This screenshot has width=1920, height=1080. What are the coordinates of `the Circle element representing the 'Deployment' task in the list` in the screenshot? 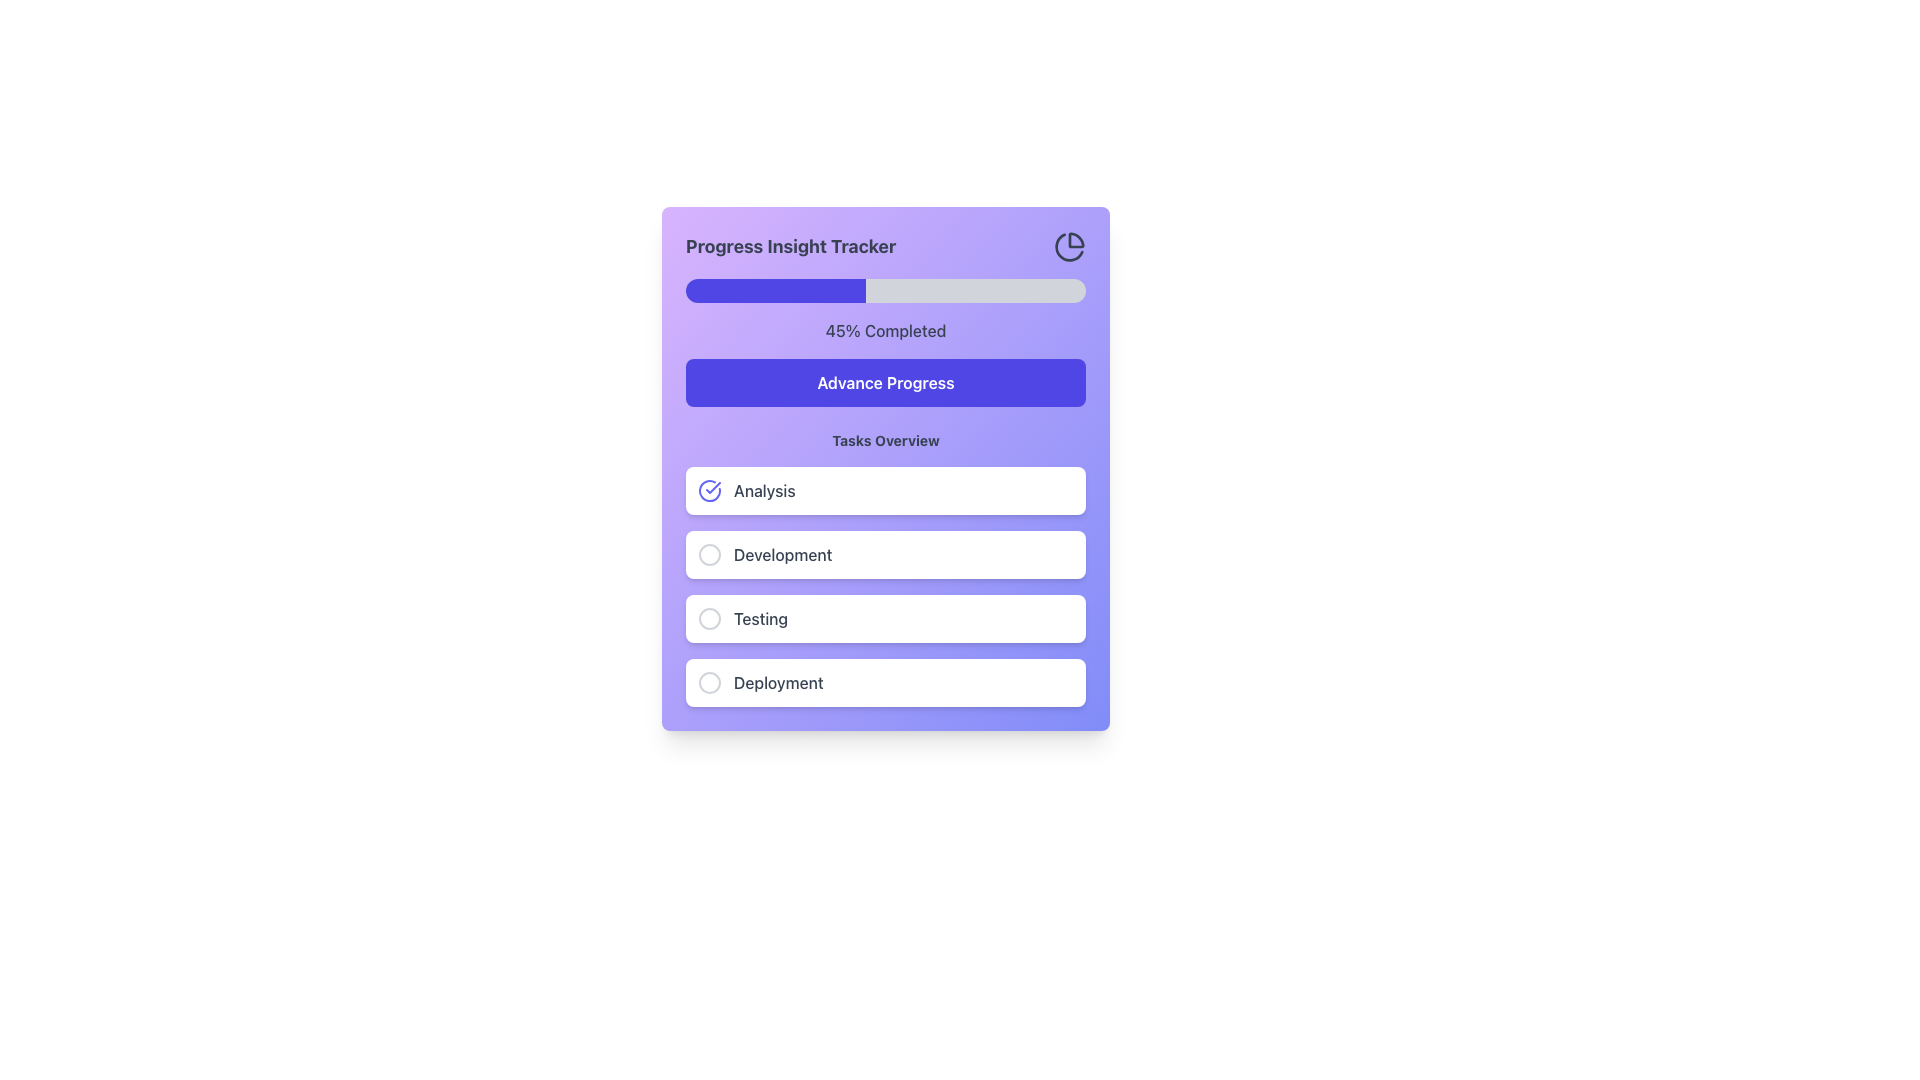 It's located at (710, 681).